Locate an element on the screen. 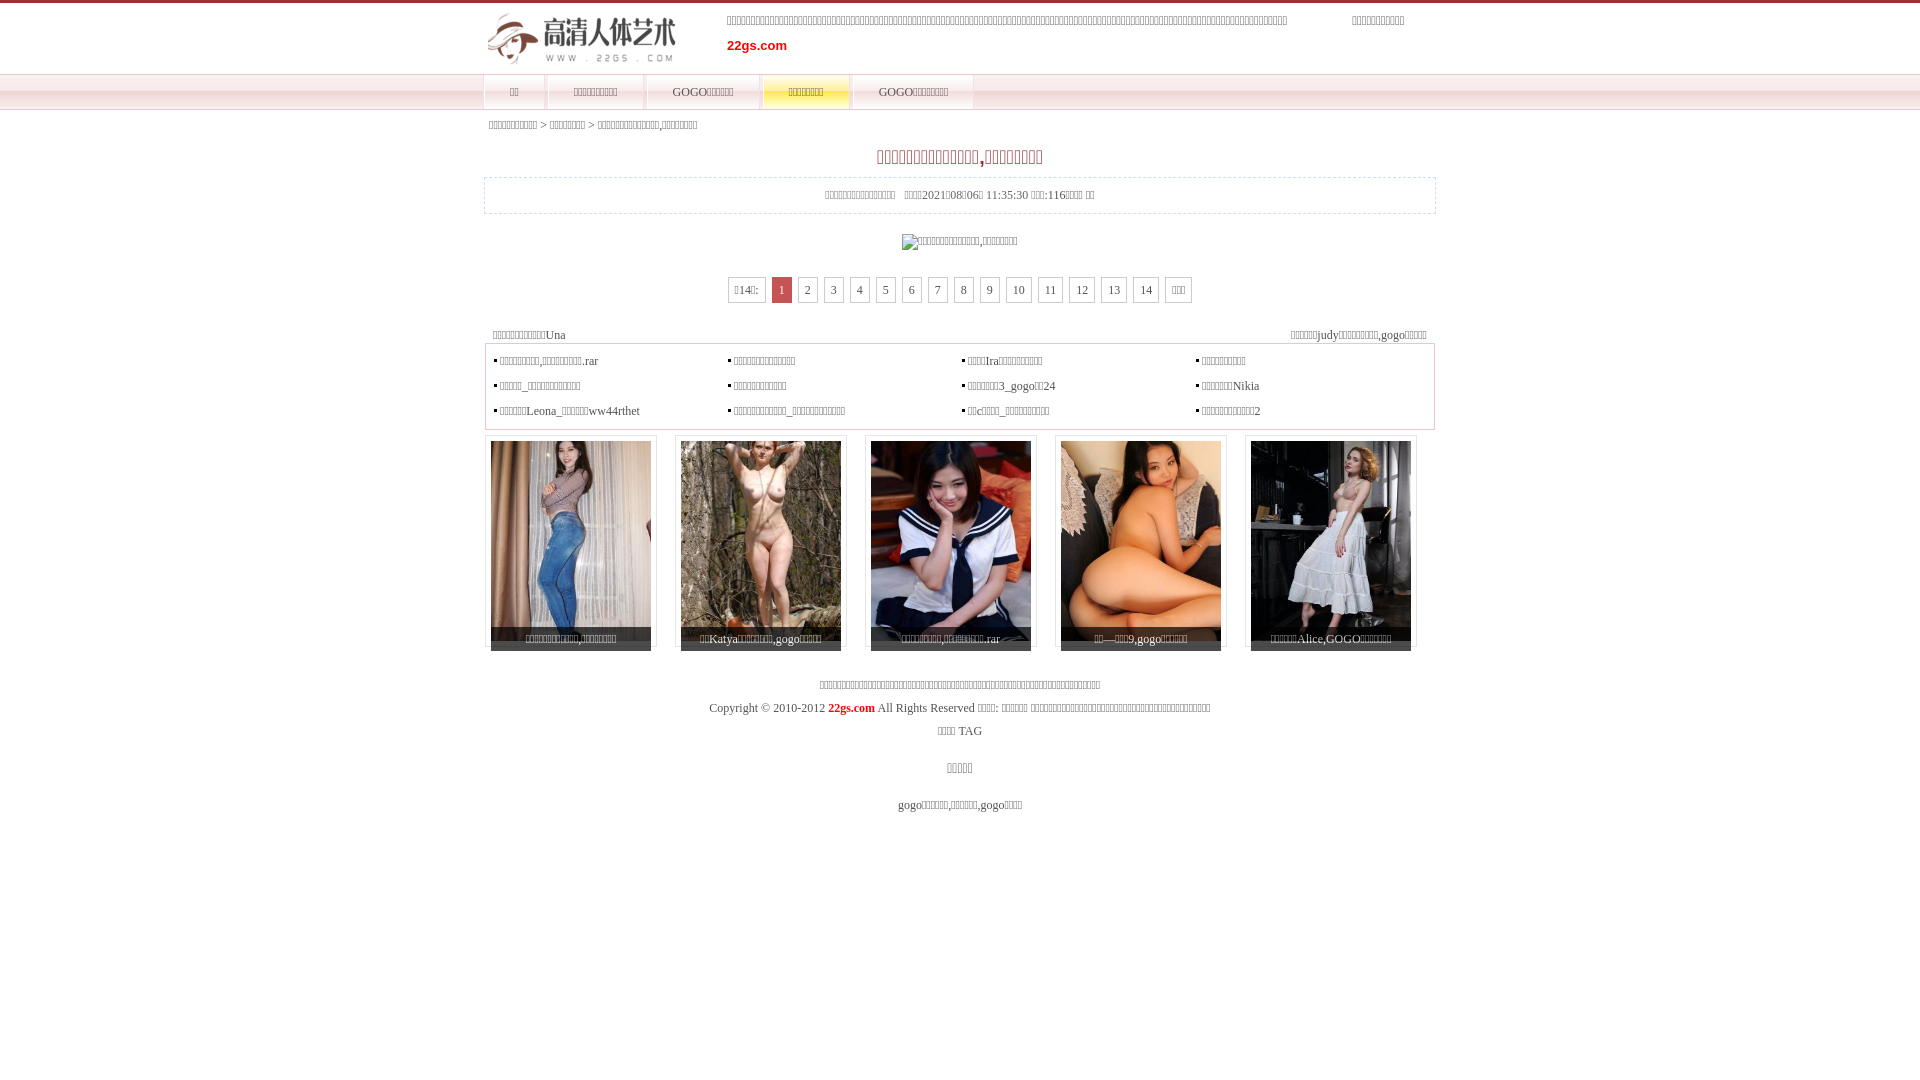 Image resolution: width=1920 pixels, height=1080 pixels. '2' is located at coordinates (807, 289).